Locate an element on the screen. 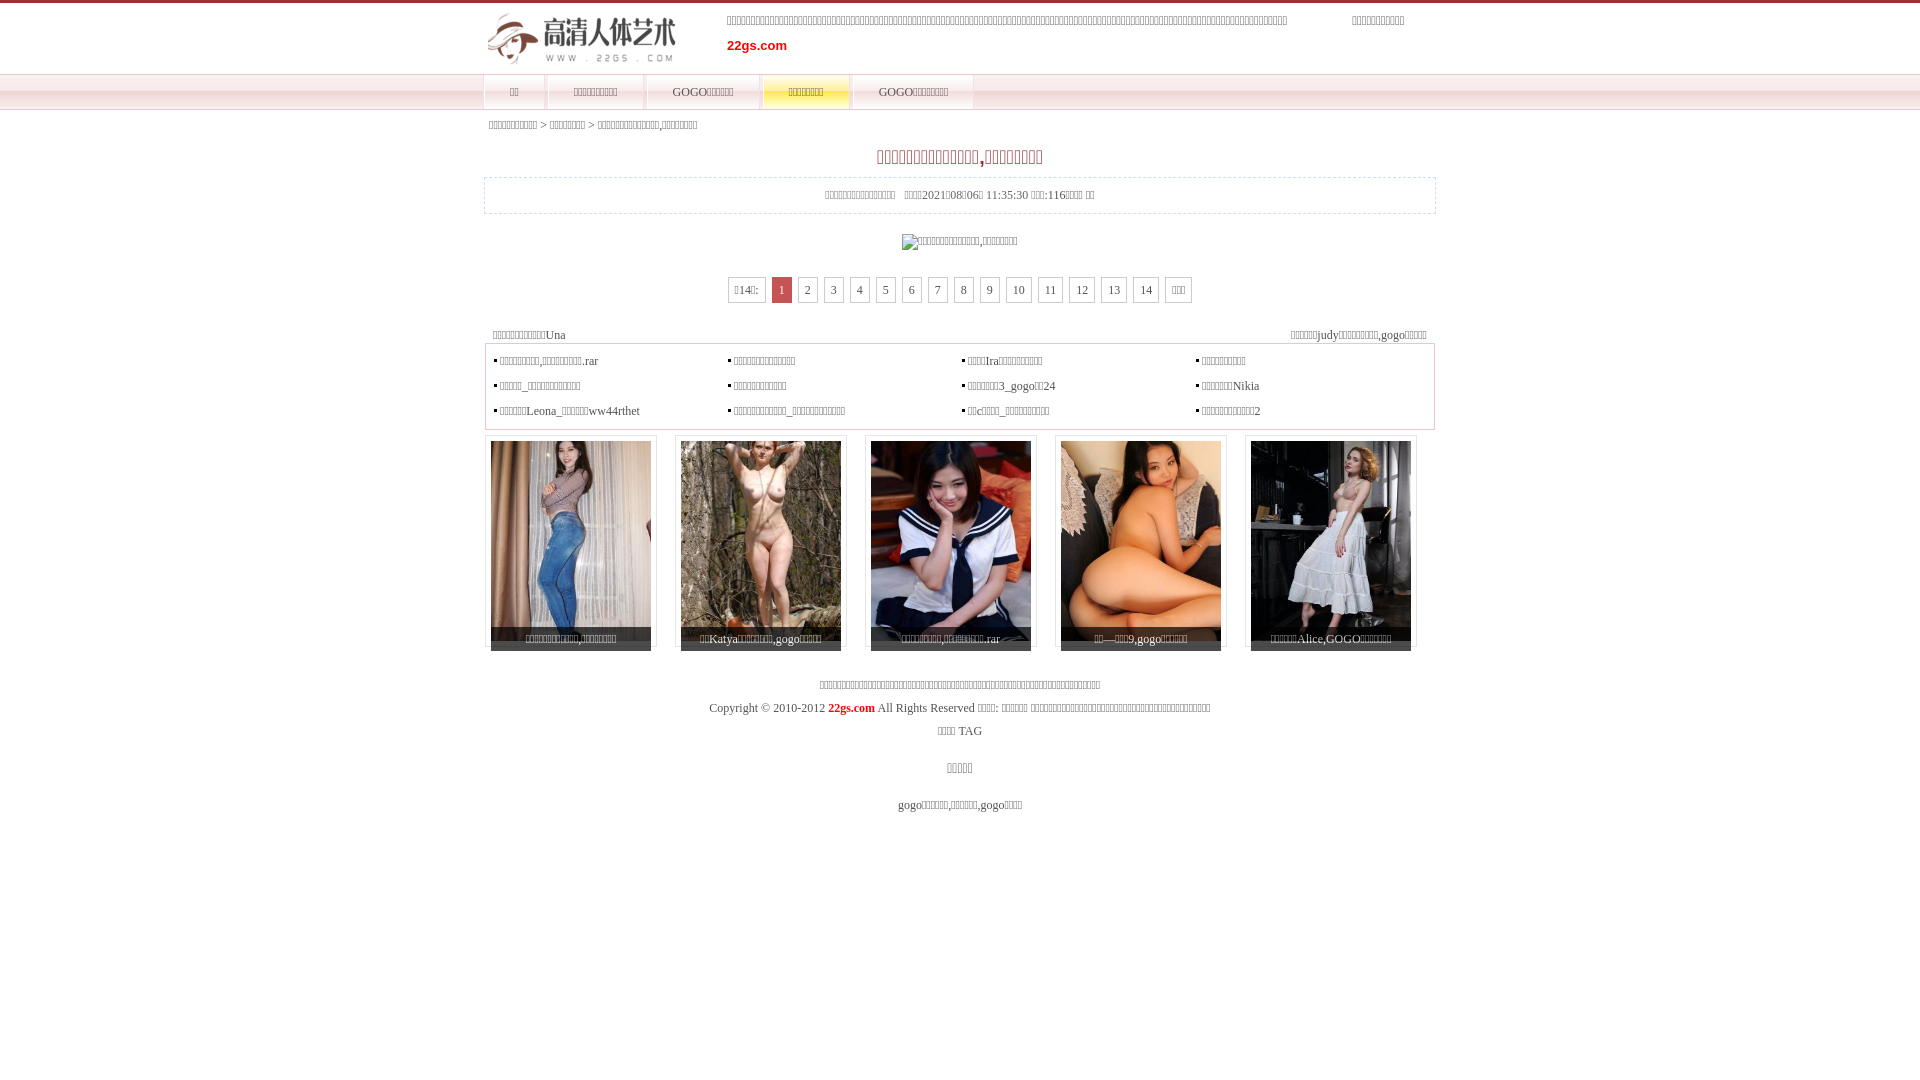 Image resolution: width=1920 pixels, height=1080 pixels. '2' is located at coordinates (807, 289).